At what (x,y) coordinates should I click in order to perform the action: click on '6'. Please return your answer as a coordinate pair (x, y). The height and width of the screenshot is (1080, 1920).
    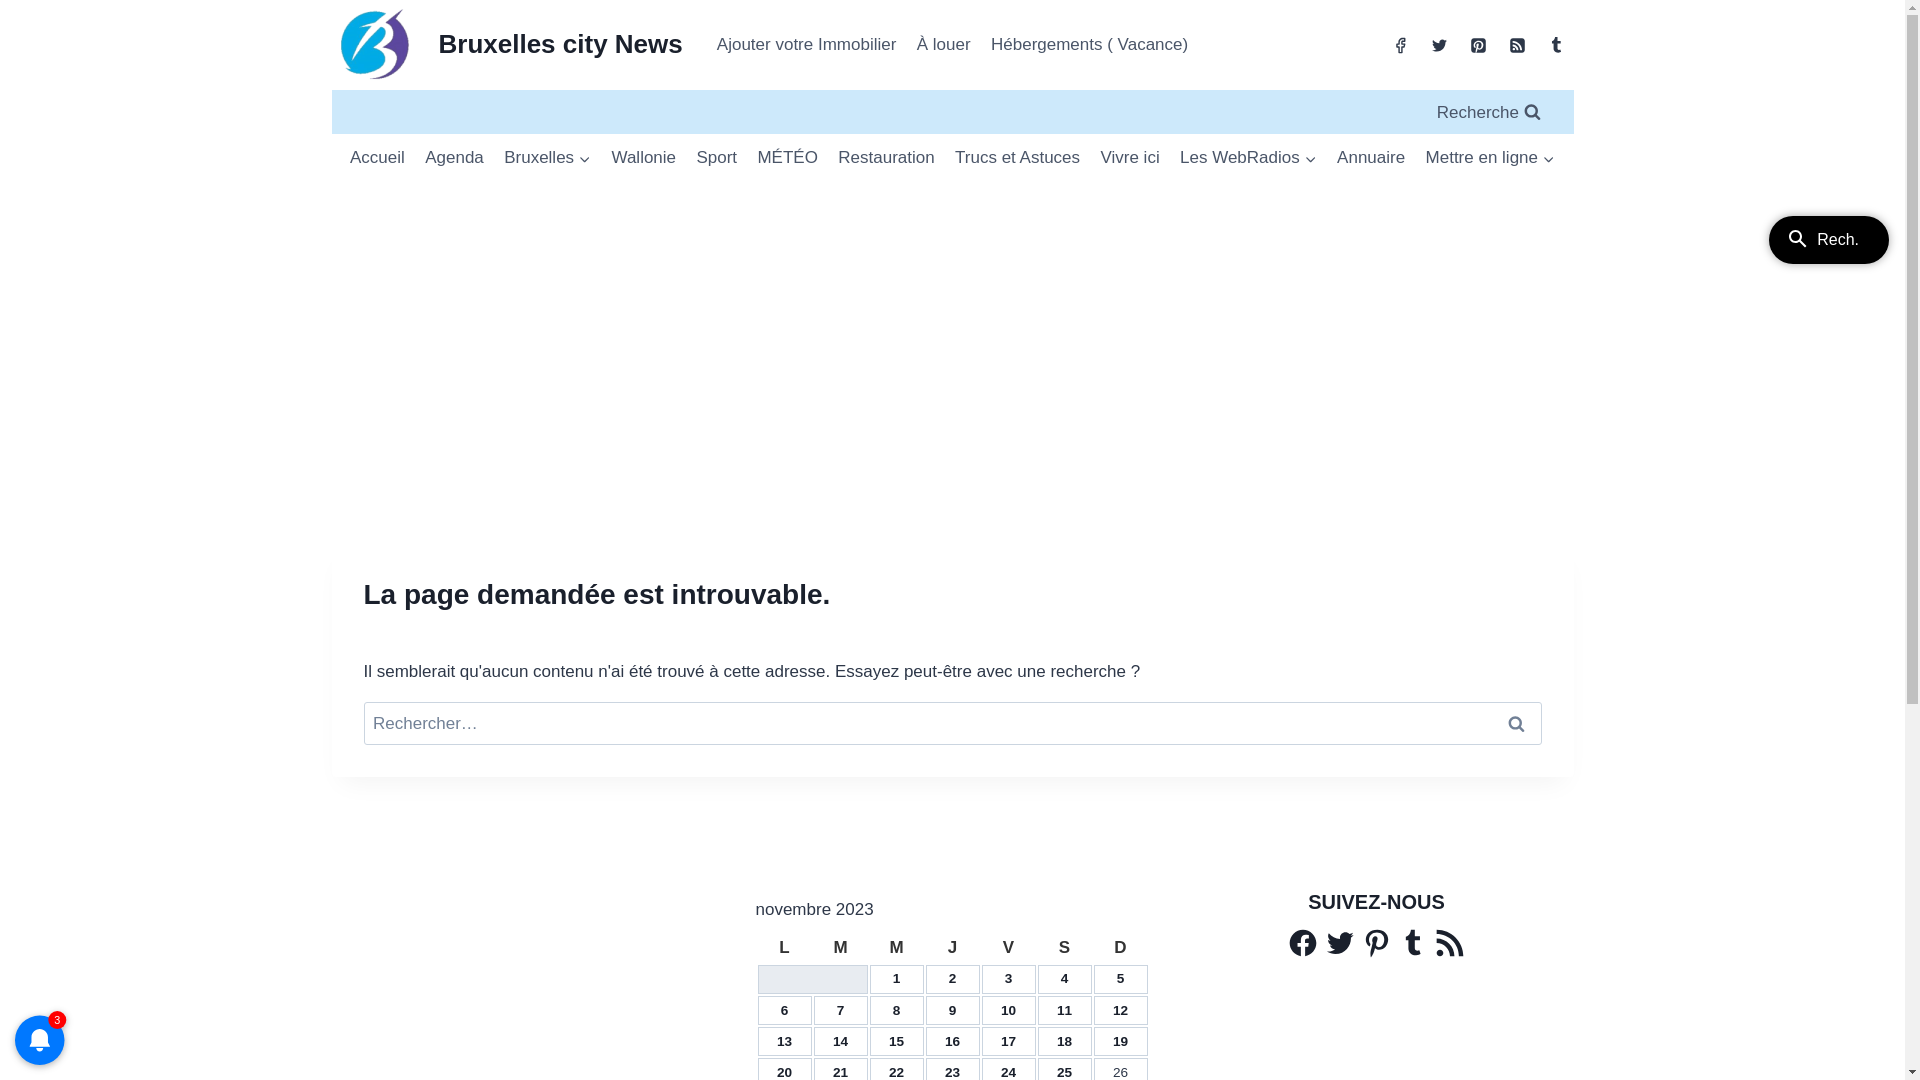
    Looking at the image, I should click on (780, 1009).